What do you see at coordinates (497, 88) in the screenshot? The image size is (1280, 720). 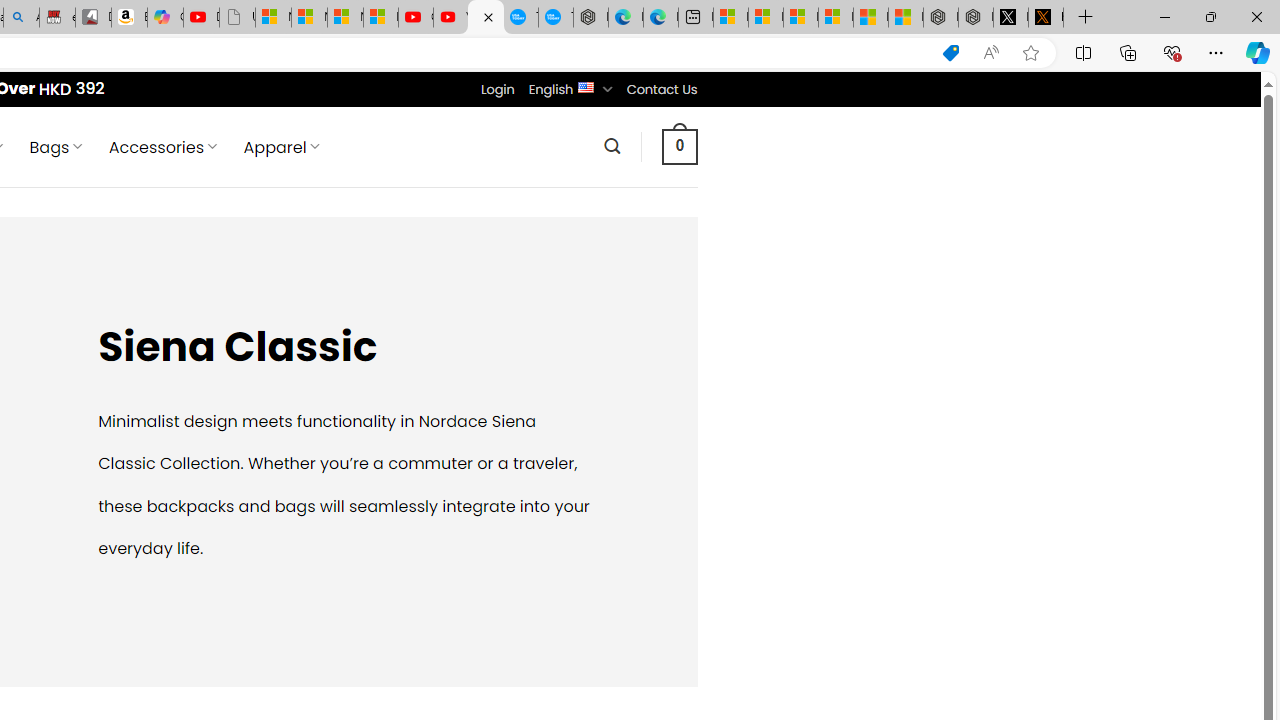 I see `'Login'` at bounding box center [497, 88].